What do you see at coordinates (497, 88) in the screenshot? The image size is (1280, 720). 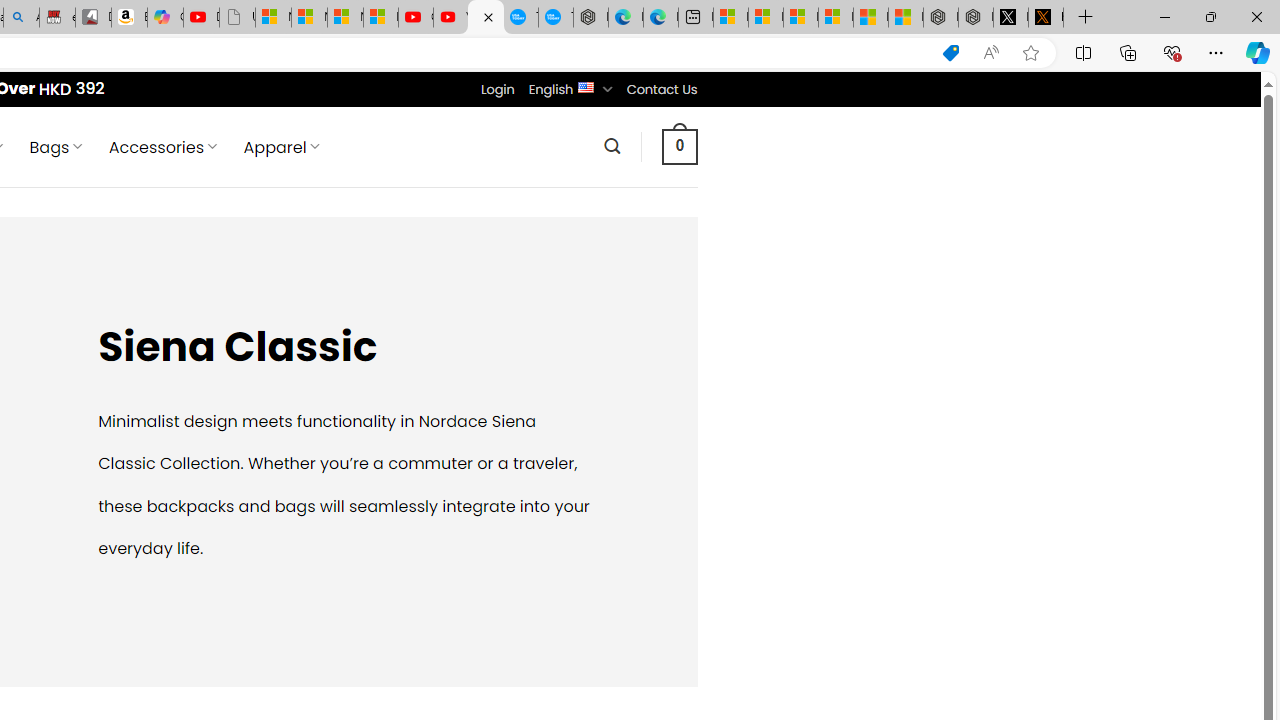 I see `'Login'` at bounding box center [497, 88].